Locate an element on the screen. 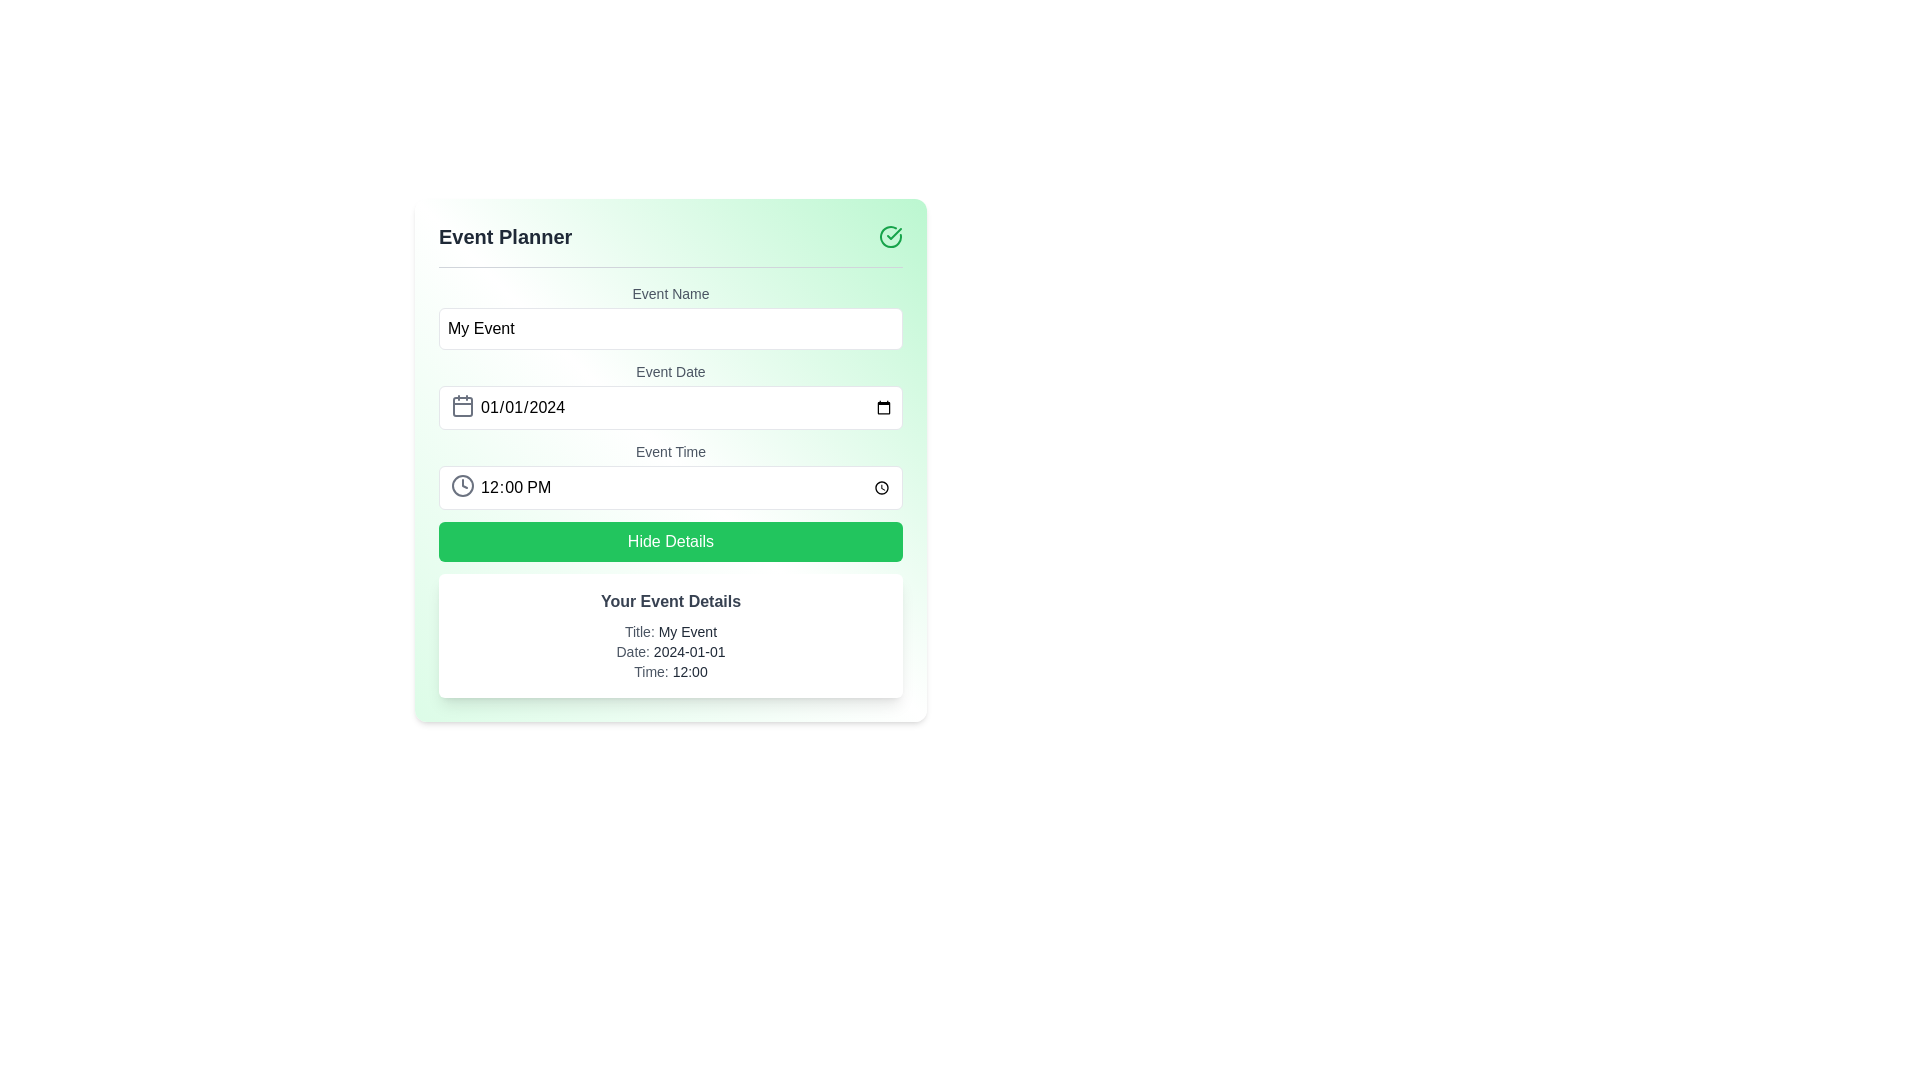 The width and height of the screenshot is (1920, 1080). the Text label displaying the event title located under the 'Your Event Details' section, which serves as a read-only descriptor for the event name is located at coordinates (687, 632).